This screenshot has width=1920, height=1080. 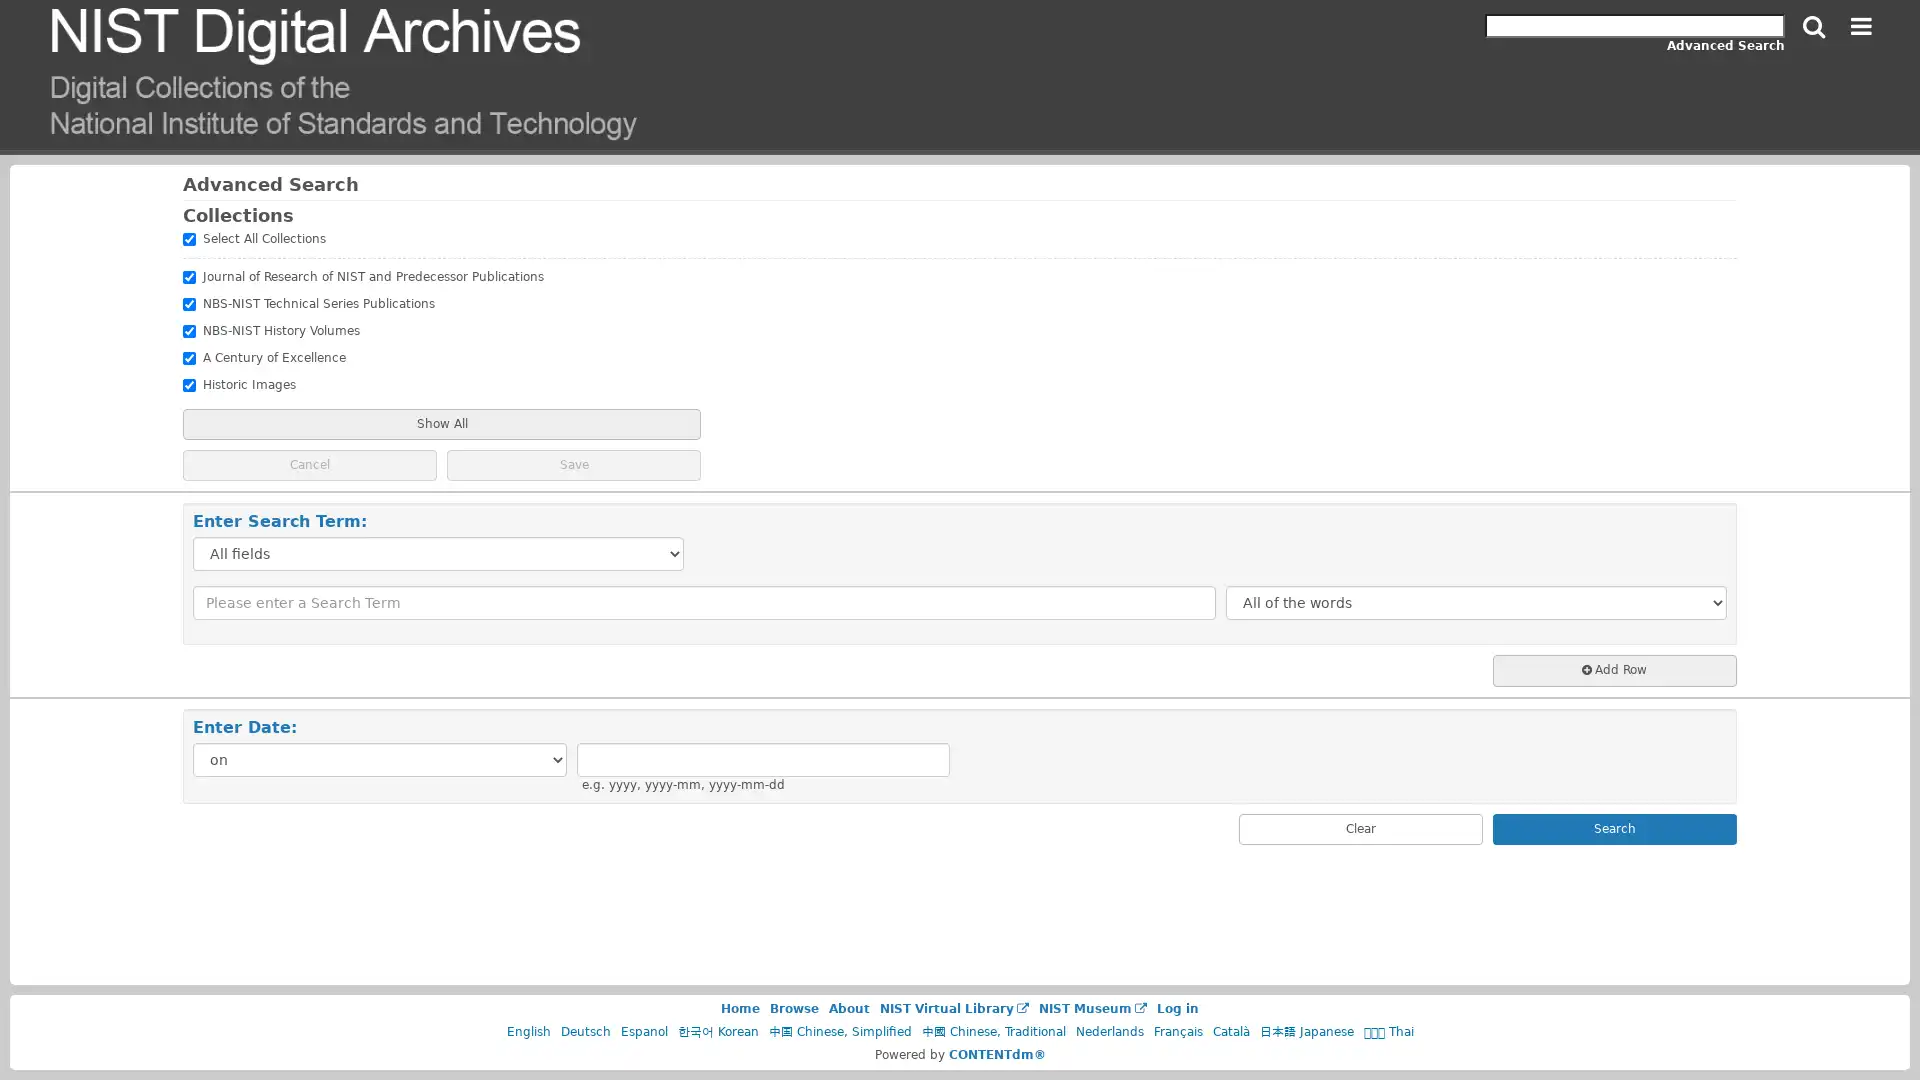 What do you see at coordinates (1229, 1032) in the screenshot?
I see `Catala` at bounding box center [1229, 1032].